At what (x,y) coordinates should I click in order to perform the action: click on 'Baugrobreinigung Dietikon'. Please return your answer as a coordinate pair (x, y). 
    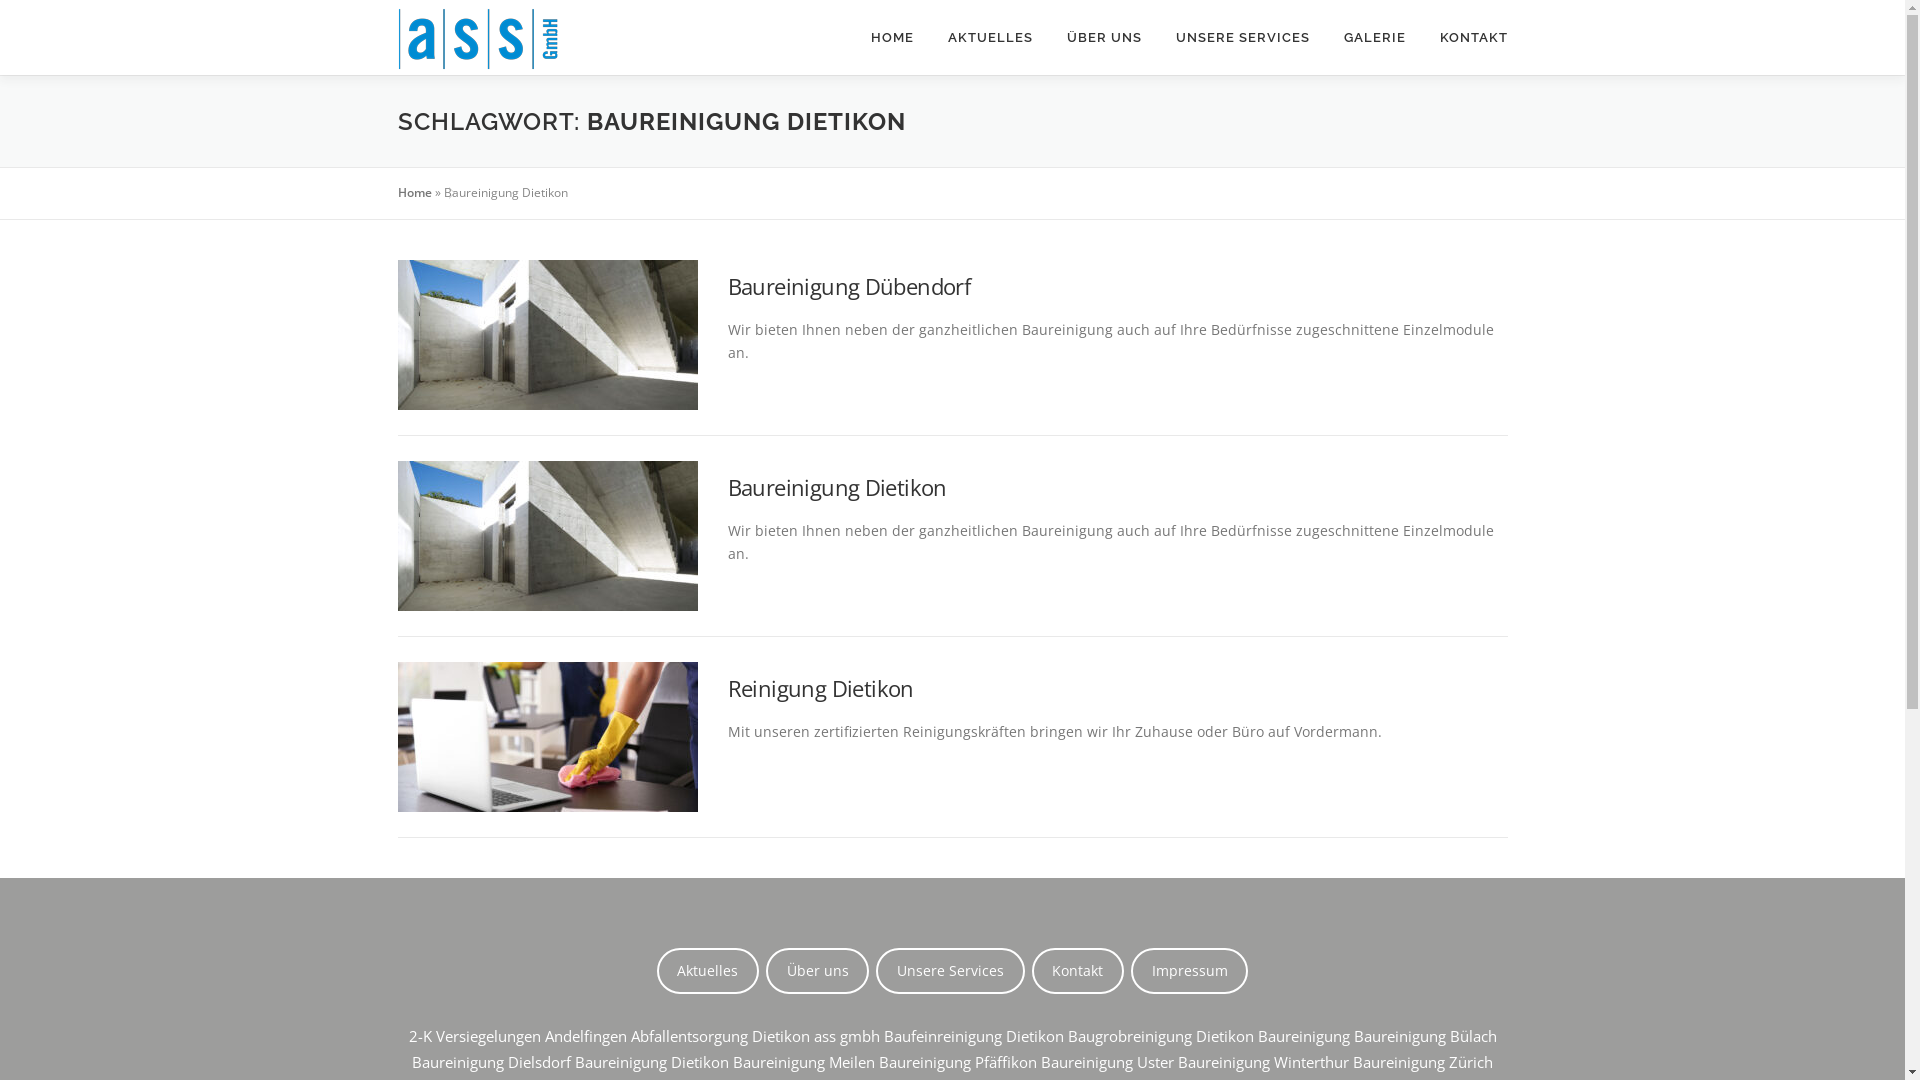
    Looking at the image, I should click on (1161, 1035).